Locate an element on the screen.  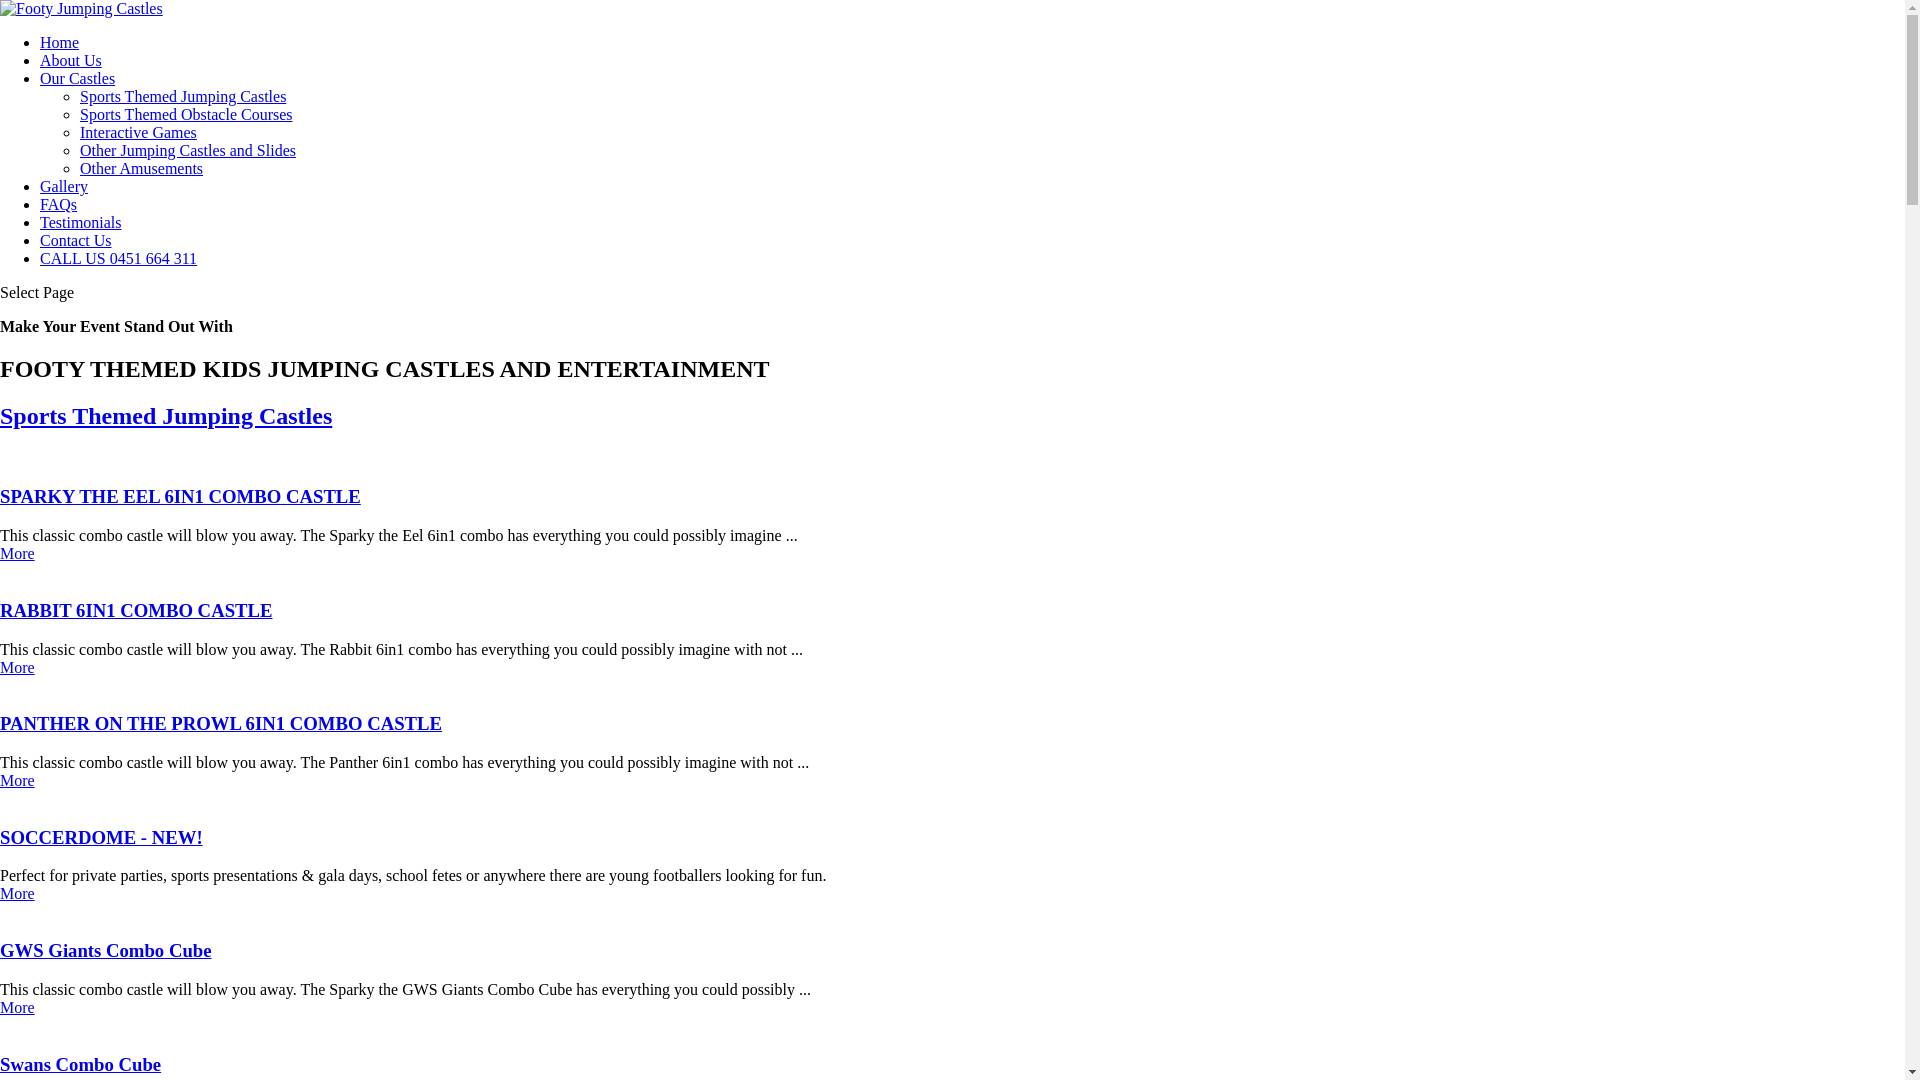
'Contact Us' is located at coordinates (76, 239).